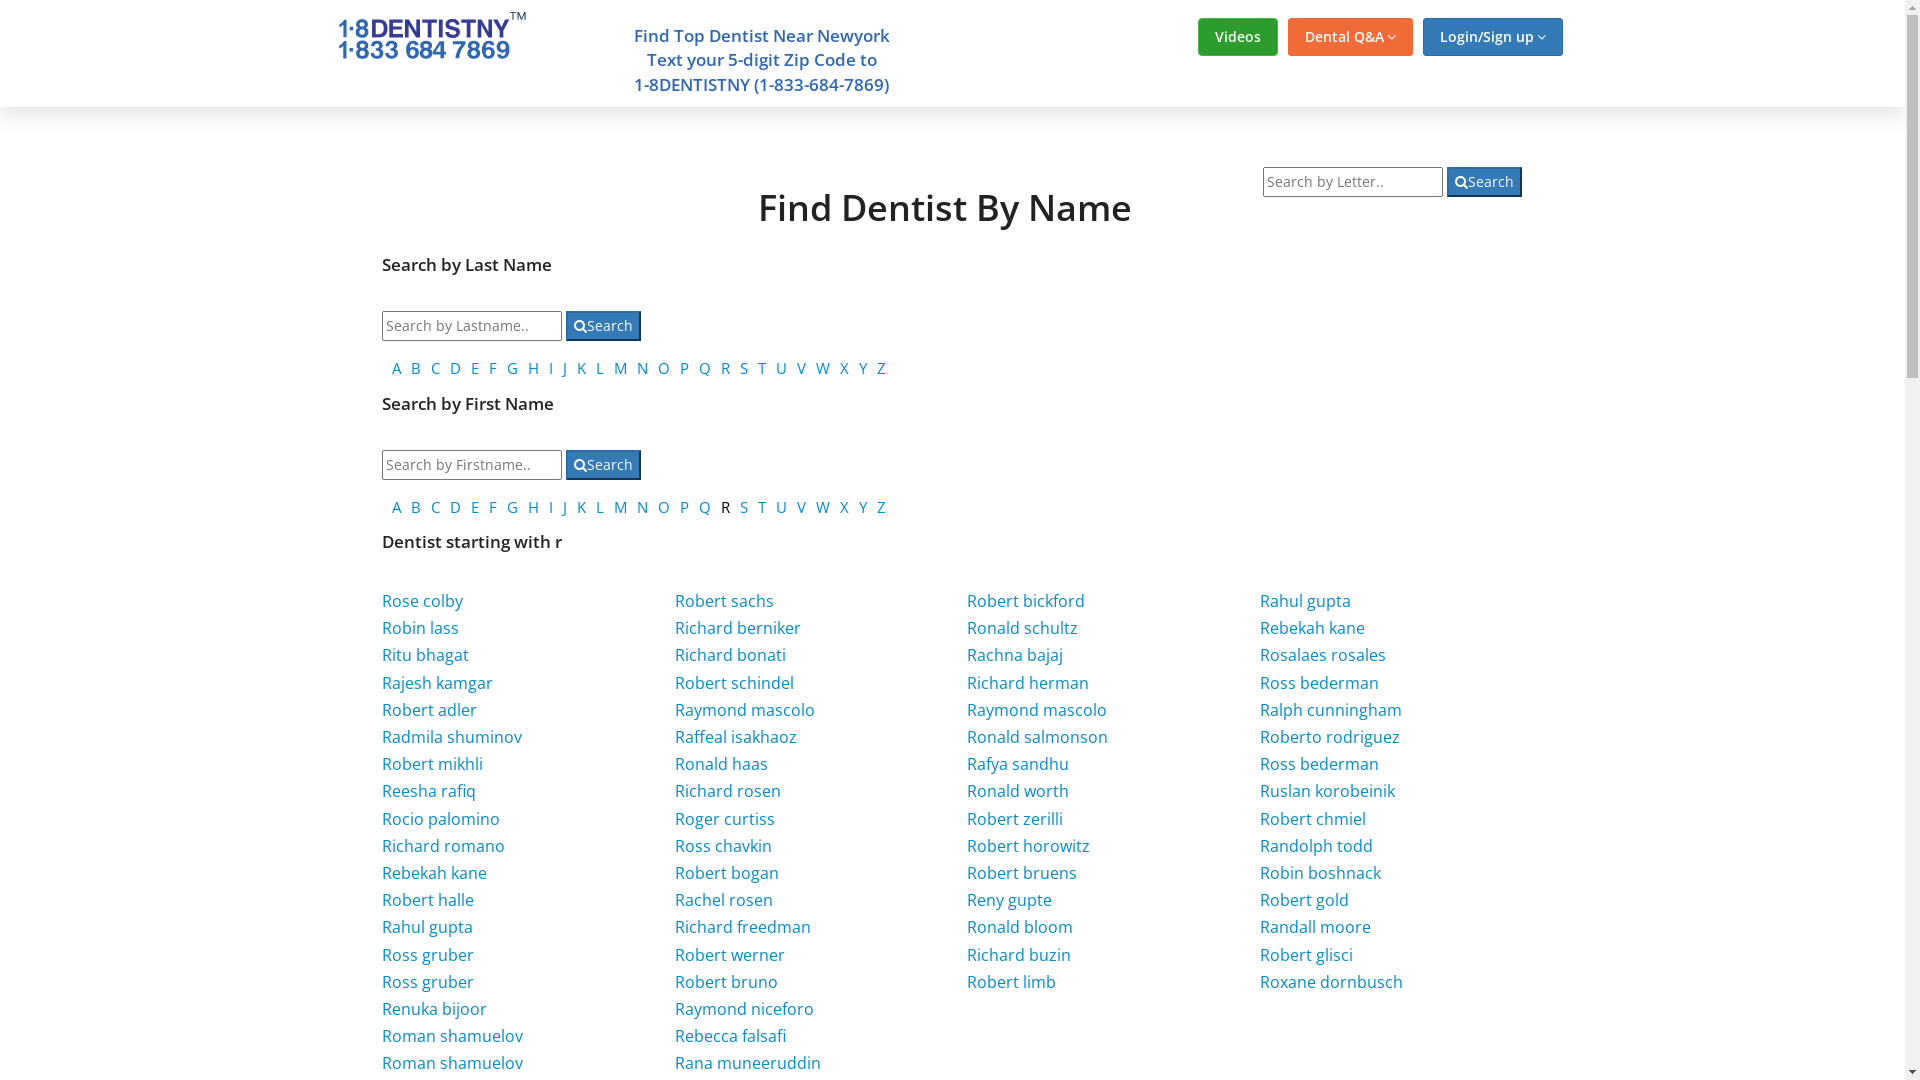  I want to click on 'W', so click(822, 505).